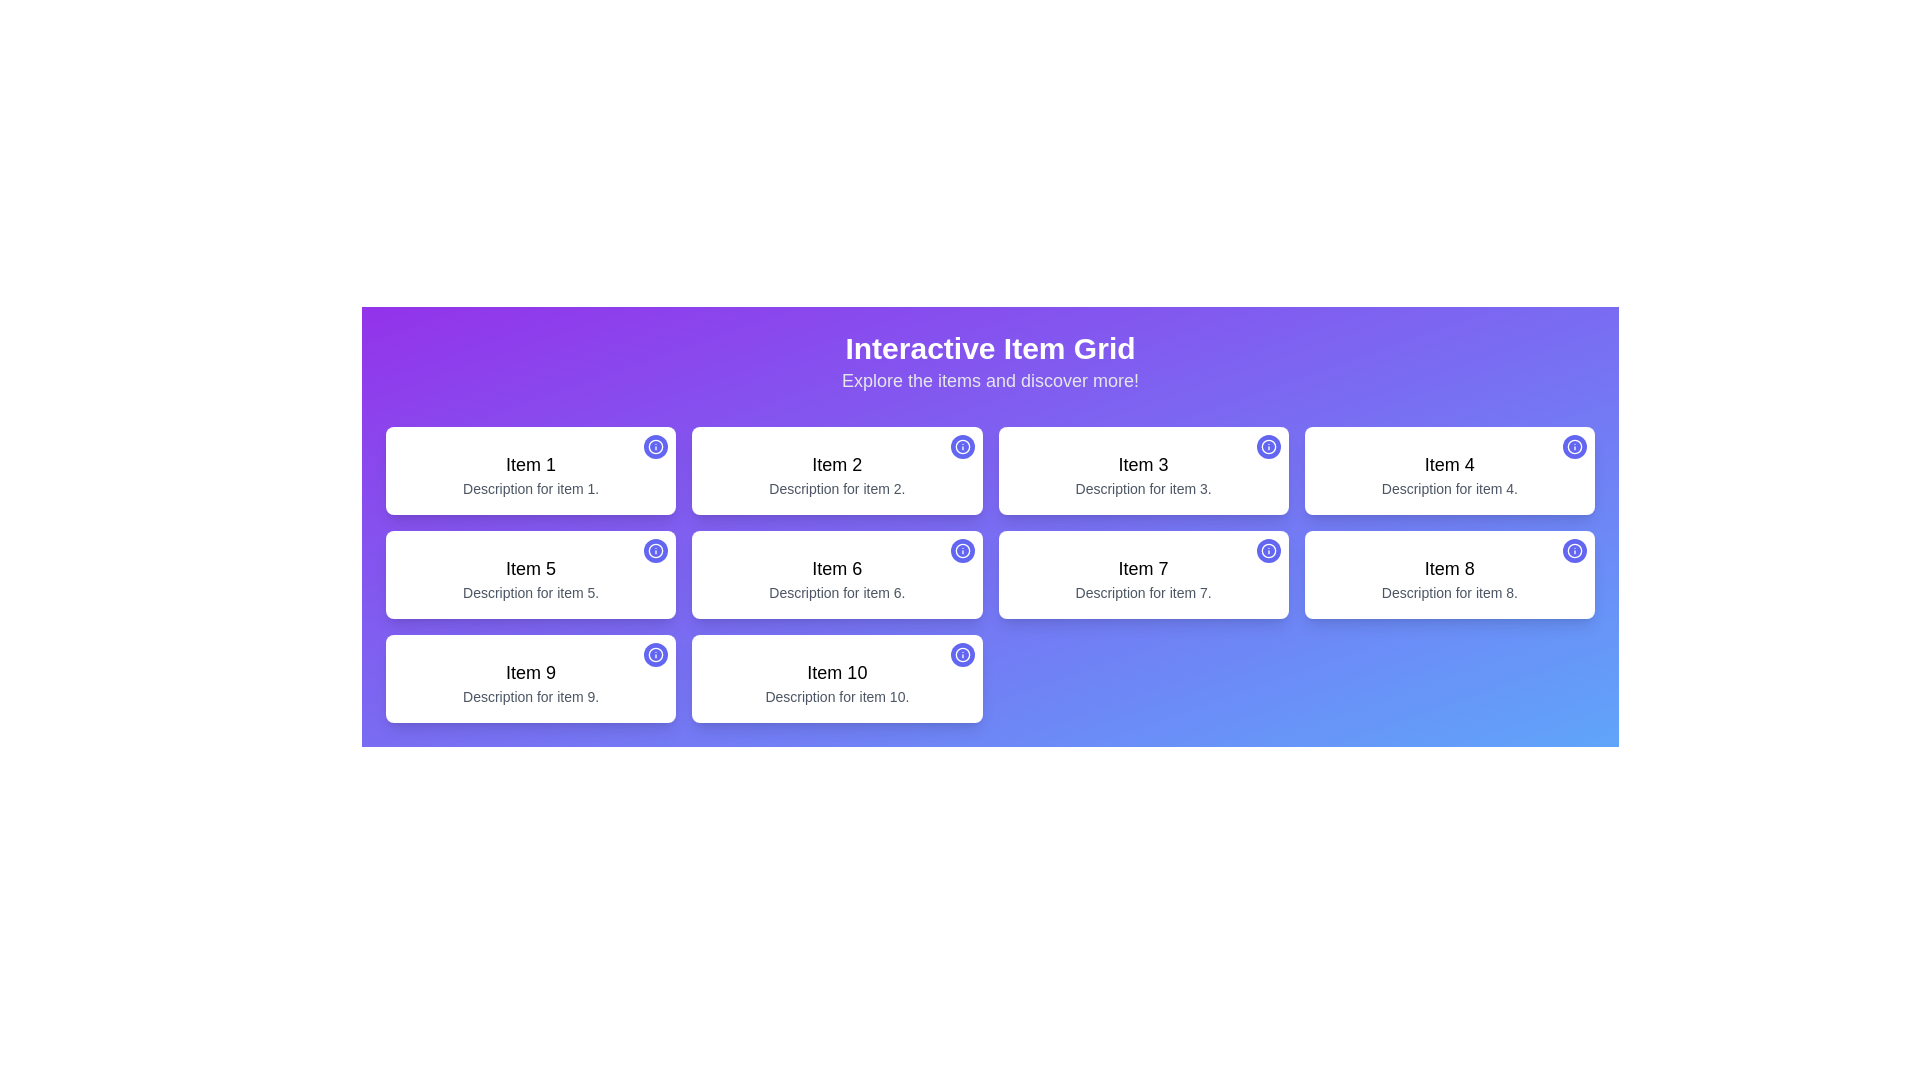 This screenshot has height=1080, width=1920. What do you see at coordinates (1267, 446) in the screenshot?
I see `the information icon located in the top-right corner of the 'Item 3' card` at bounding box center [1267, 446].